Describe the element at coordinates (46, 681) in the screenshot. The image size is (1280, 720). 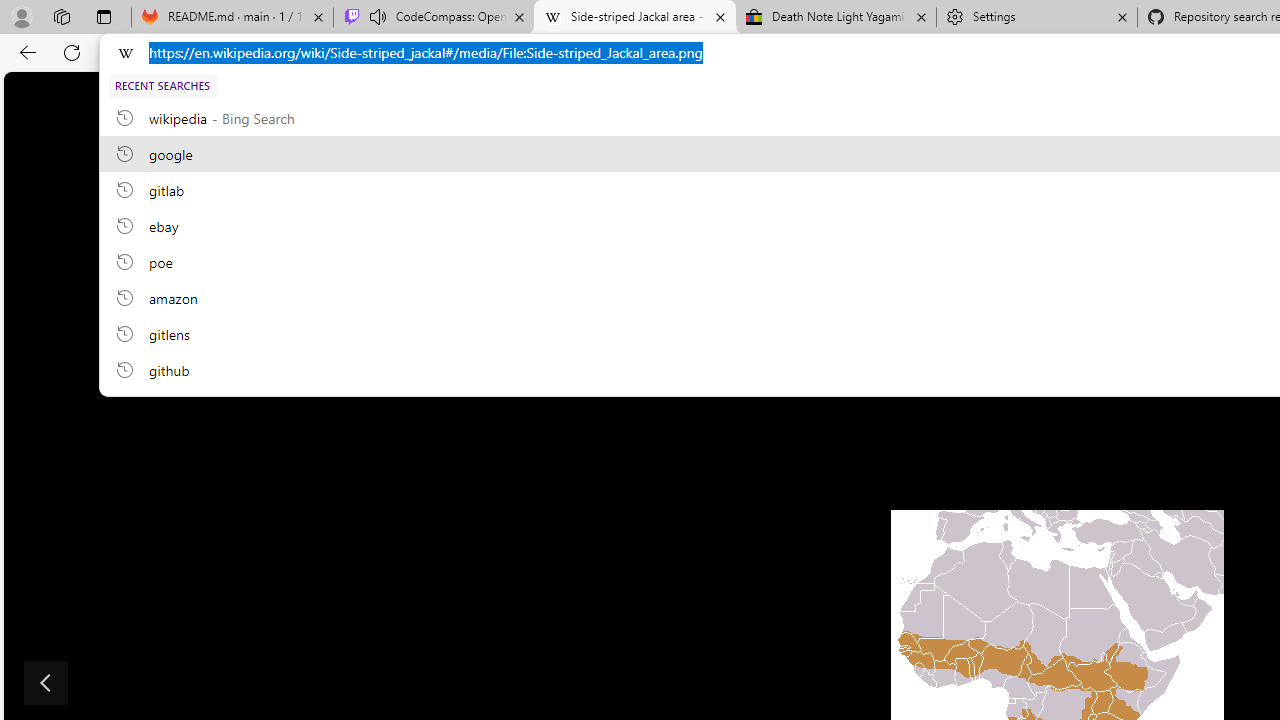
I see `'Show previous image'` at that location.